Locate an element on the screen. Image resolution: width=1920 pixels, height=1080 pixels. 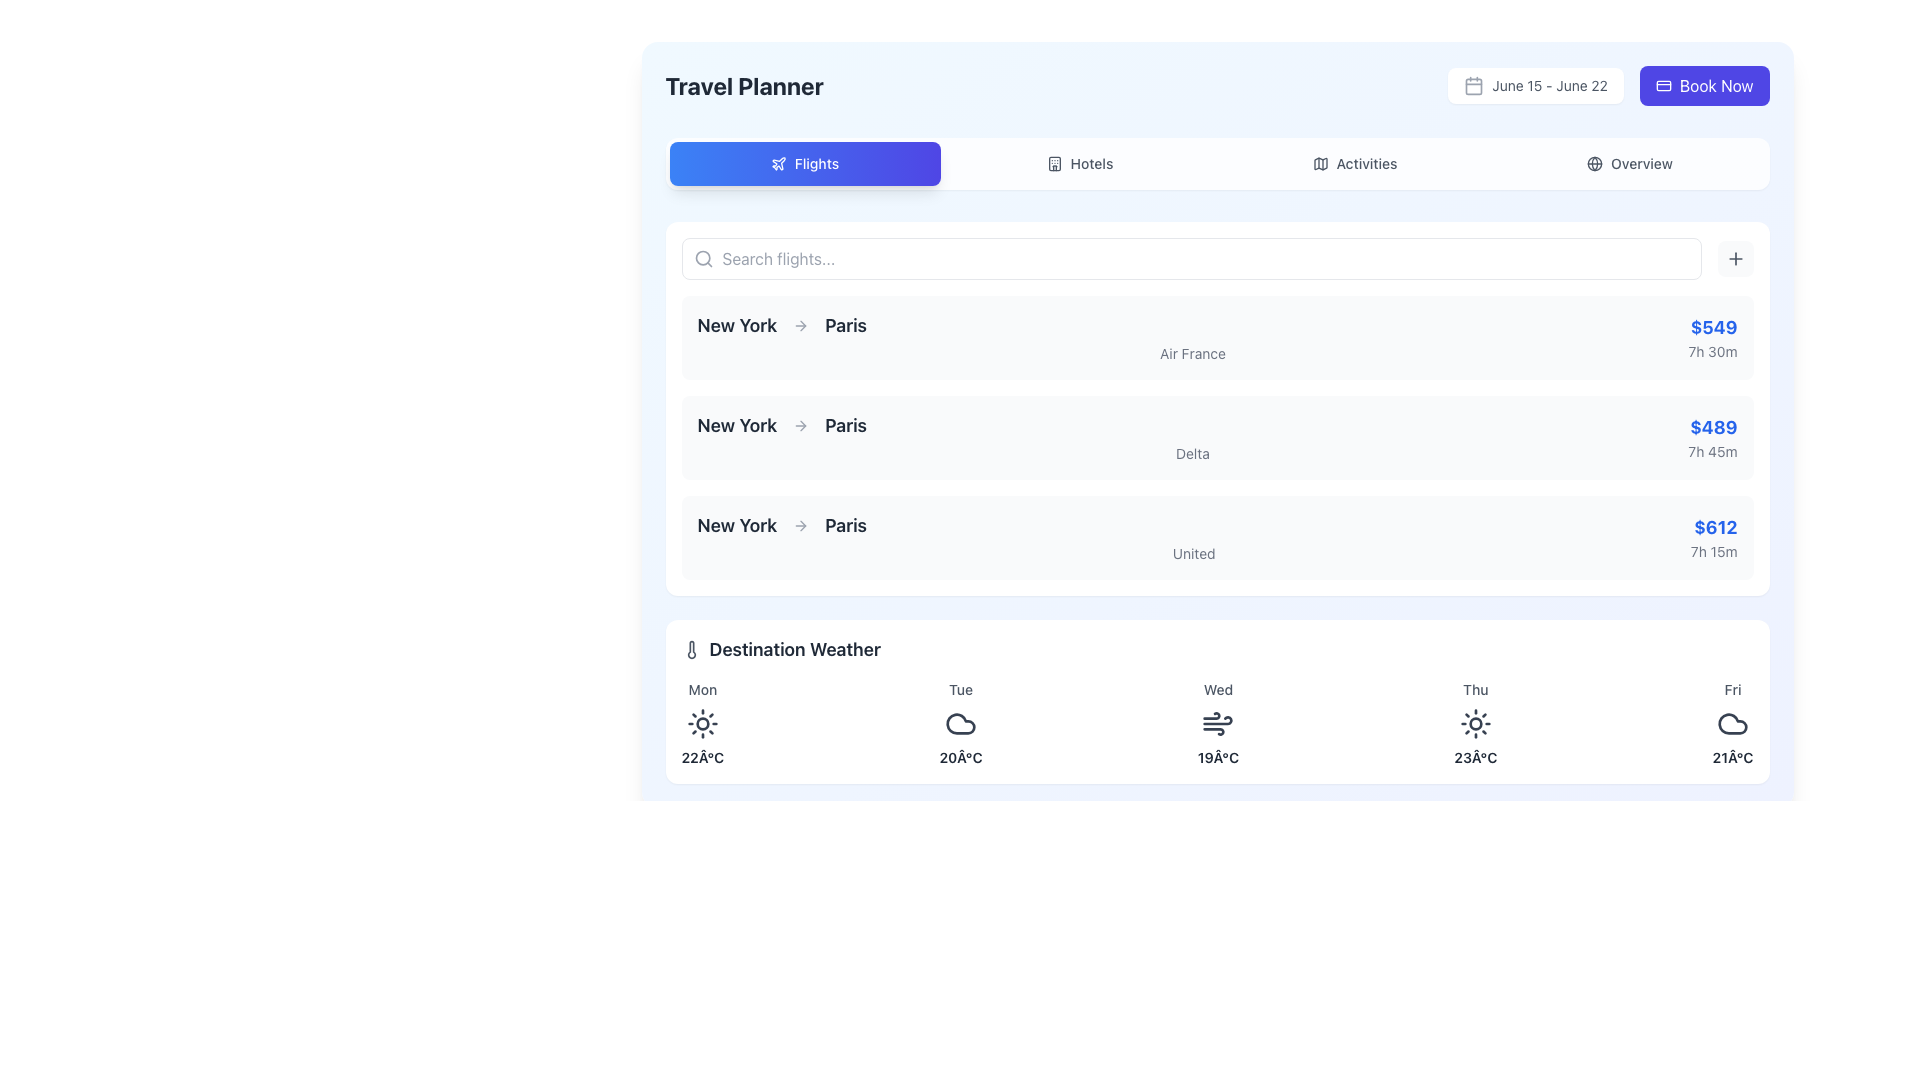
the Text Label displaying '23°C', which is positioned below 'Thu' and to the left of 'Friday' in the weather forecast grid is located at coordinates (1475, 758).